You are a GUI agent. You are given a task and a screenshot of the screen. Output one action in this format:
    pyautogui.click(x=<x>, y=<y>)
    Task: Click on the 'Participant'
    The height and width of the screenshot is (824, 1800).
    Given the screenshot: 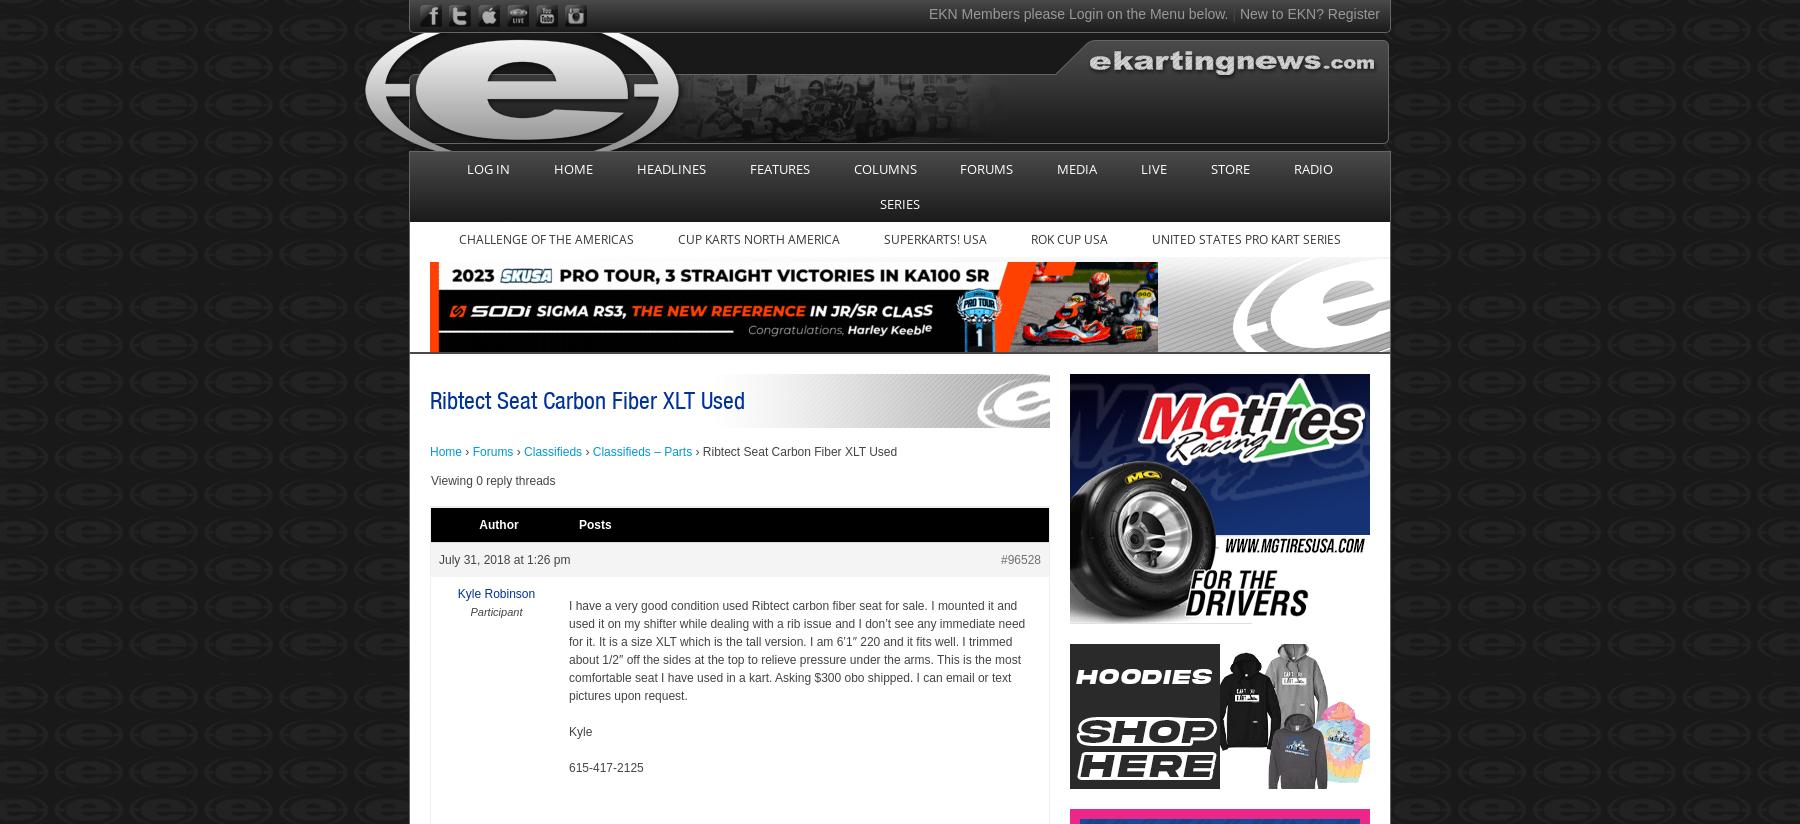 What is the action you would take?
    pyautogui.click(x=468, y=610)
    